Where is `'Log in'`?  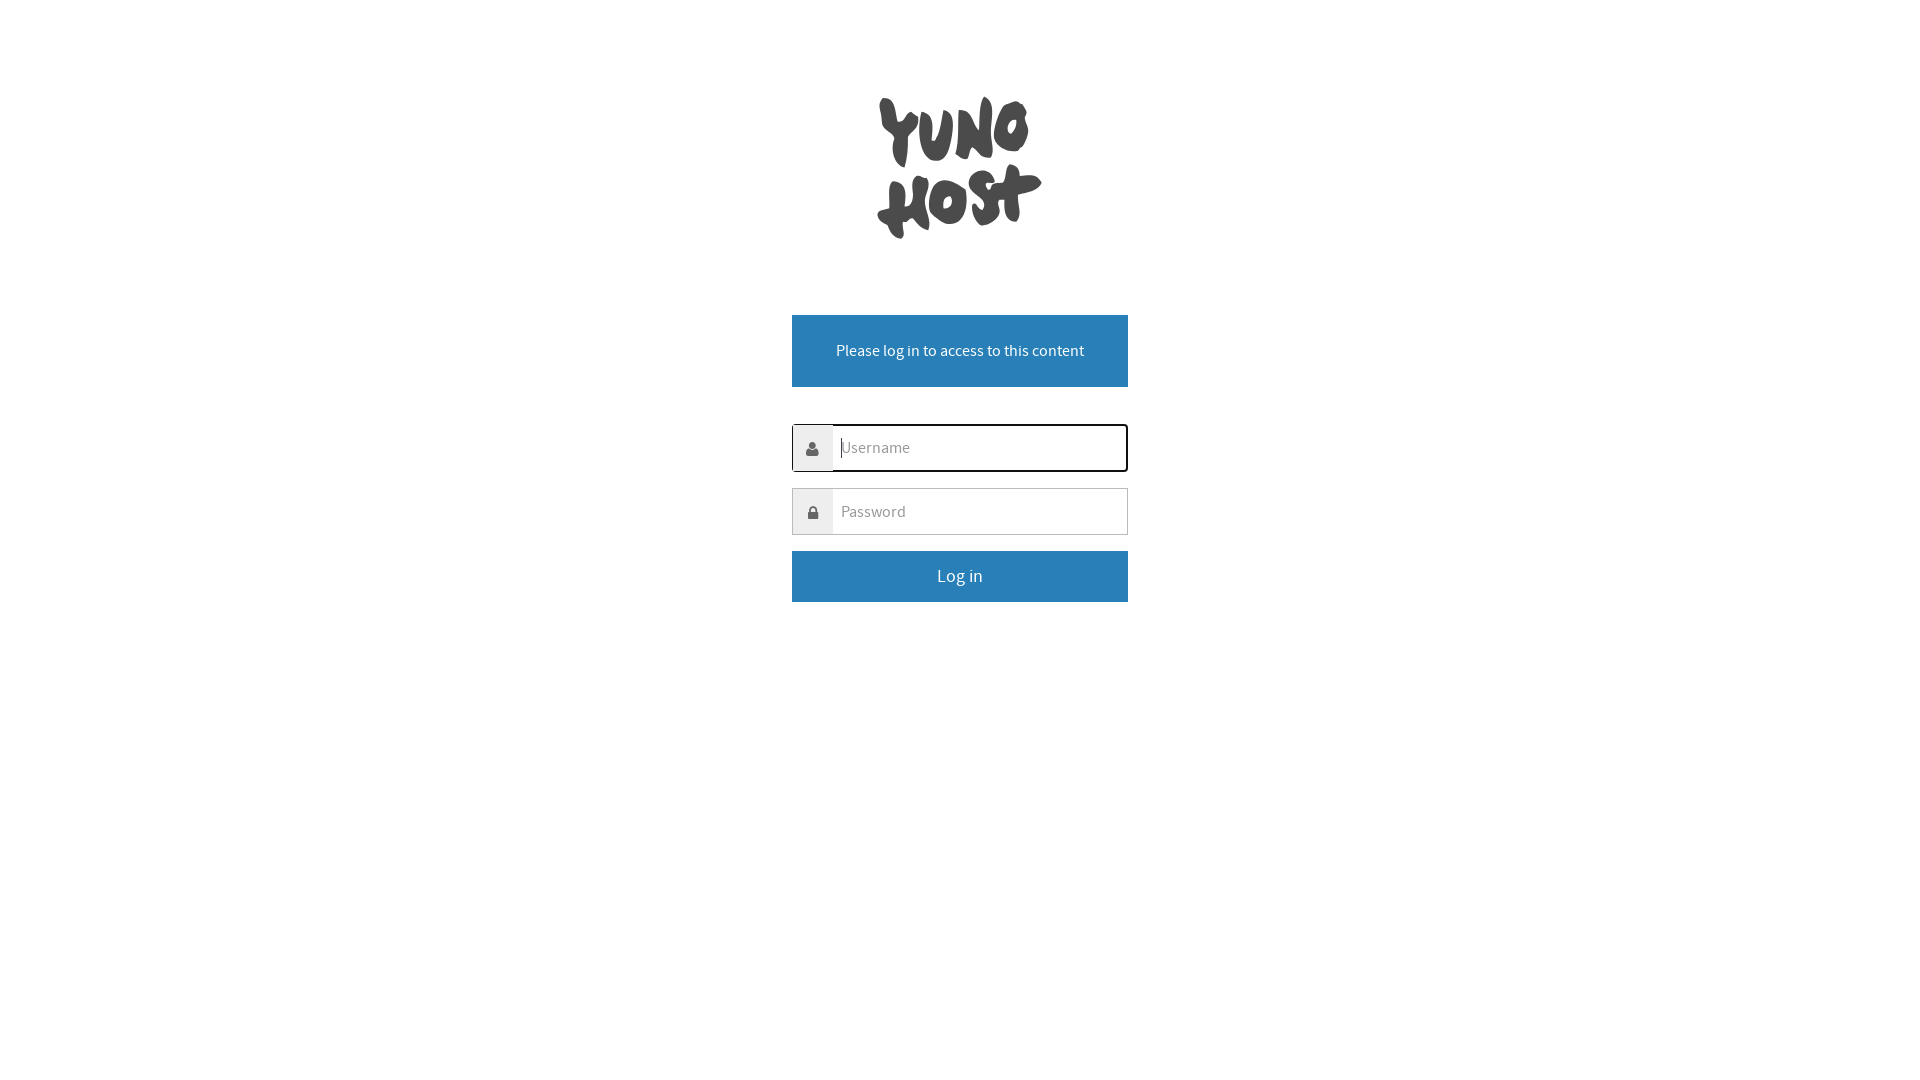 'Log in' is located at coordinates (960, 576).